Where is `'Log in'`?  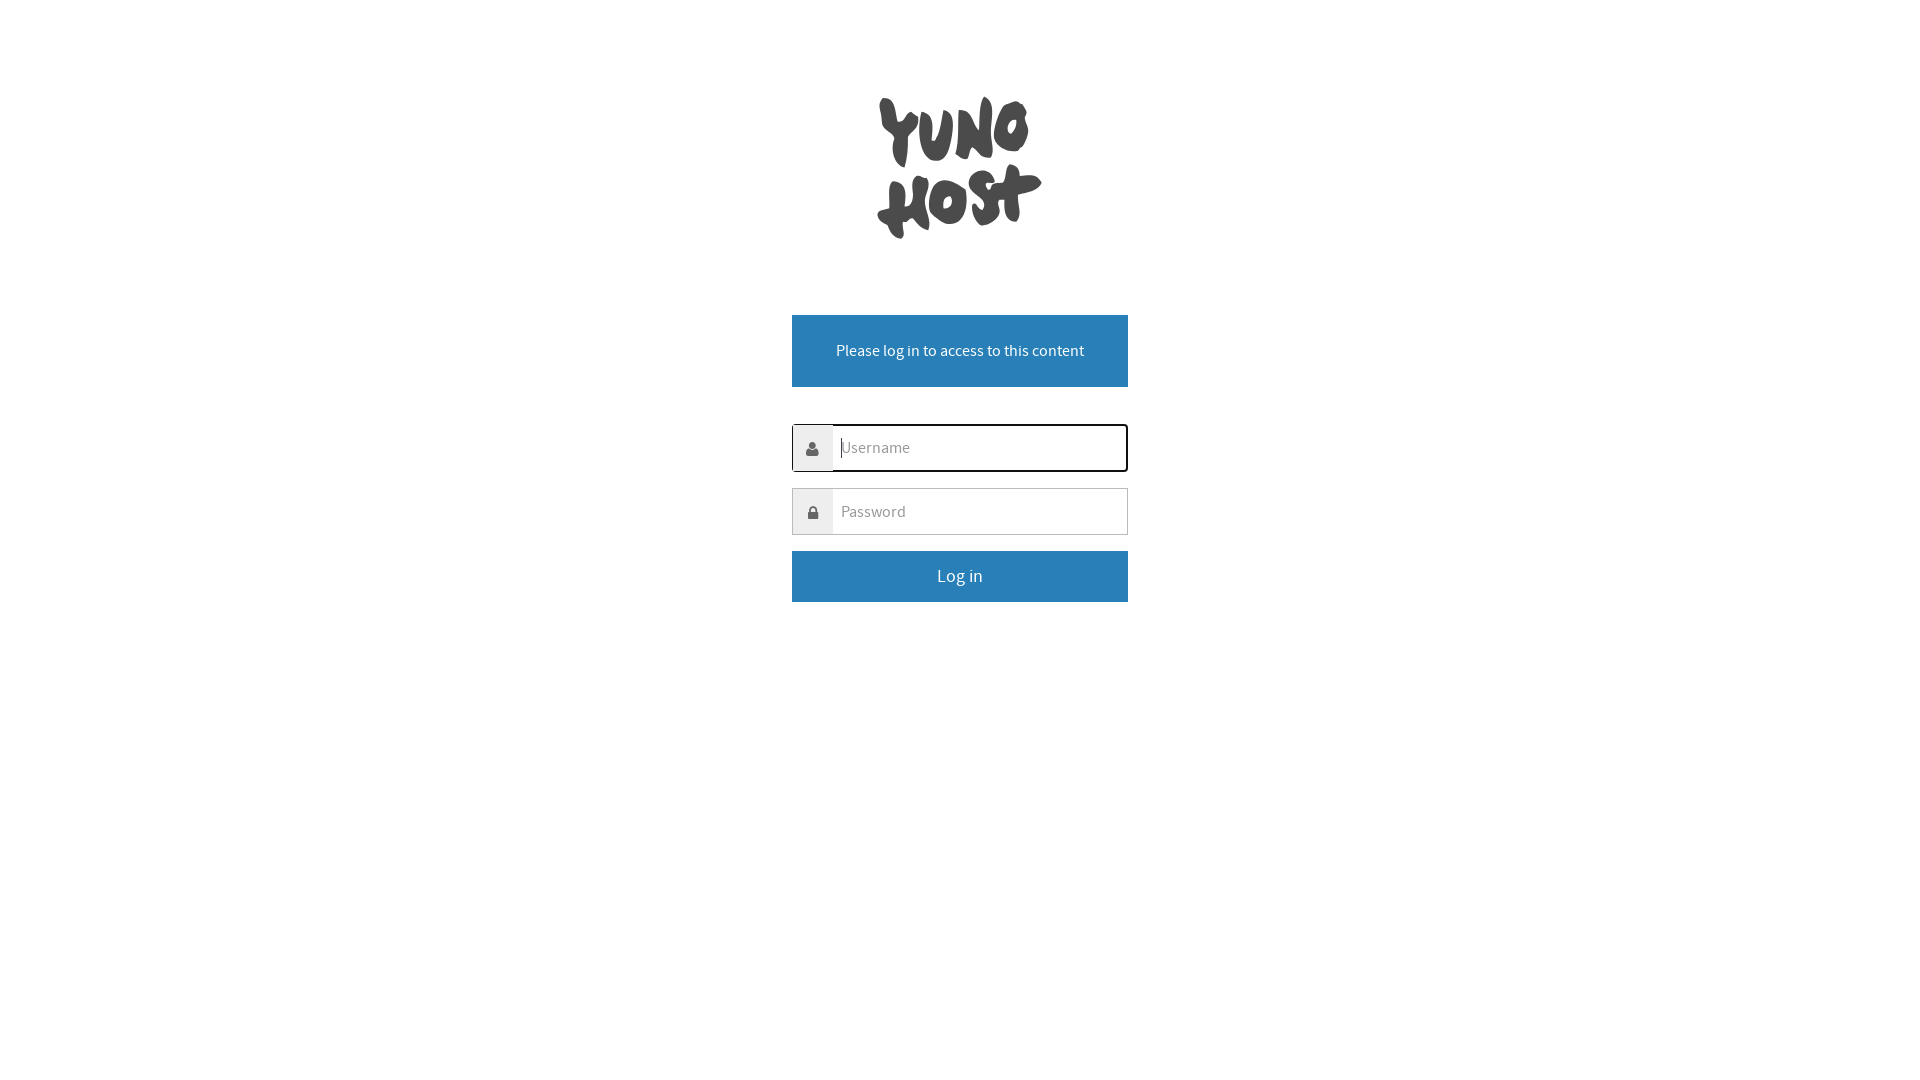 'Log in' is located at coordinates (960, 576).